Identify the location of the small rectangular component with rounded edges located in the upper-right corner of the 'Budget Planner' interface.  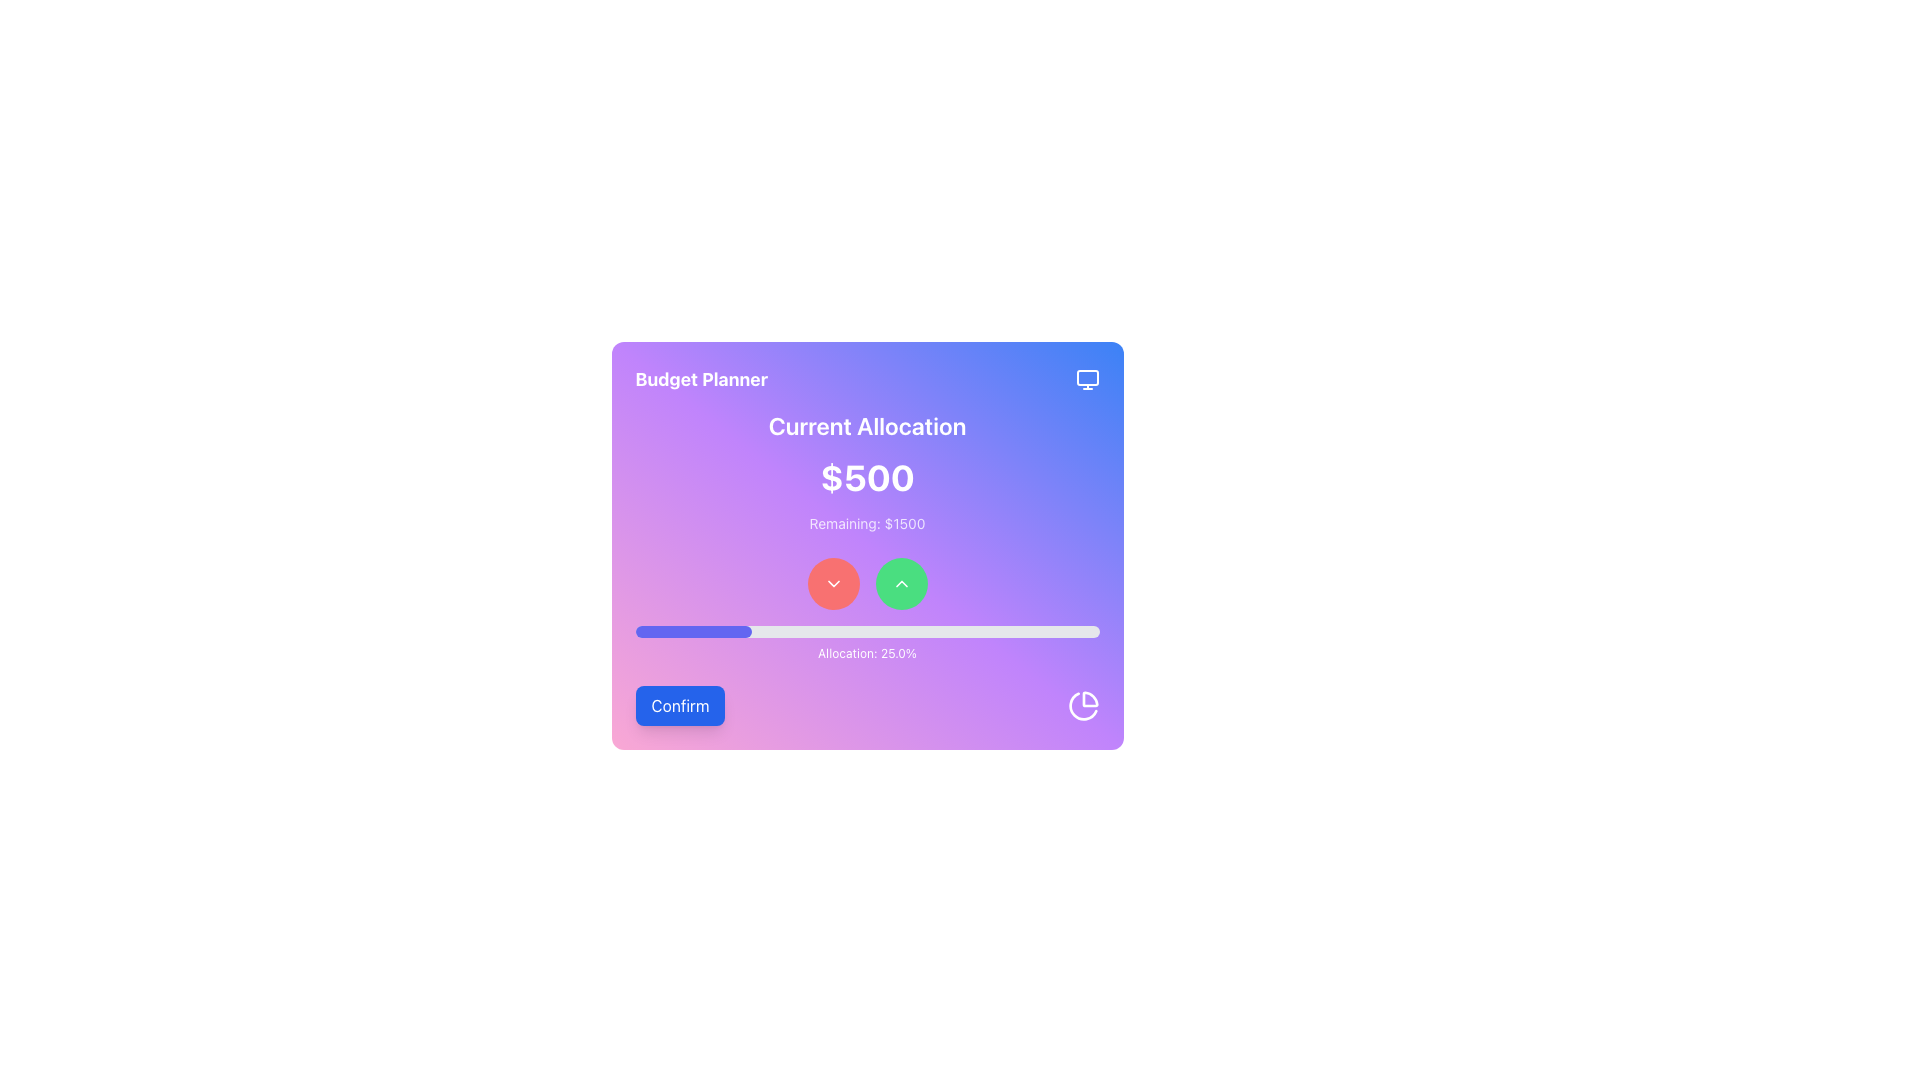
(1086, 378).